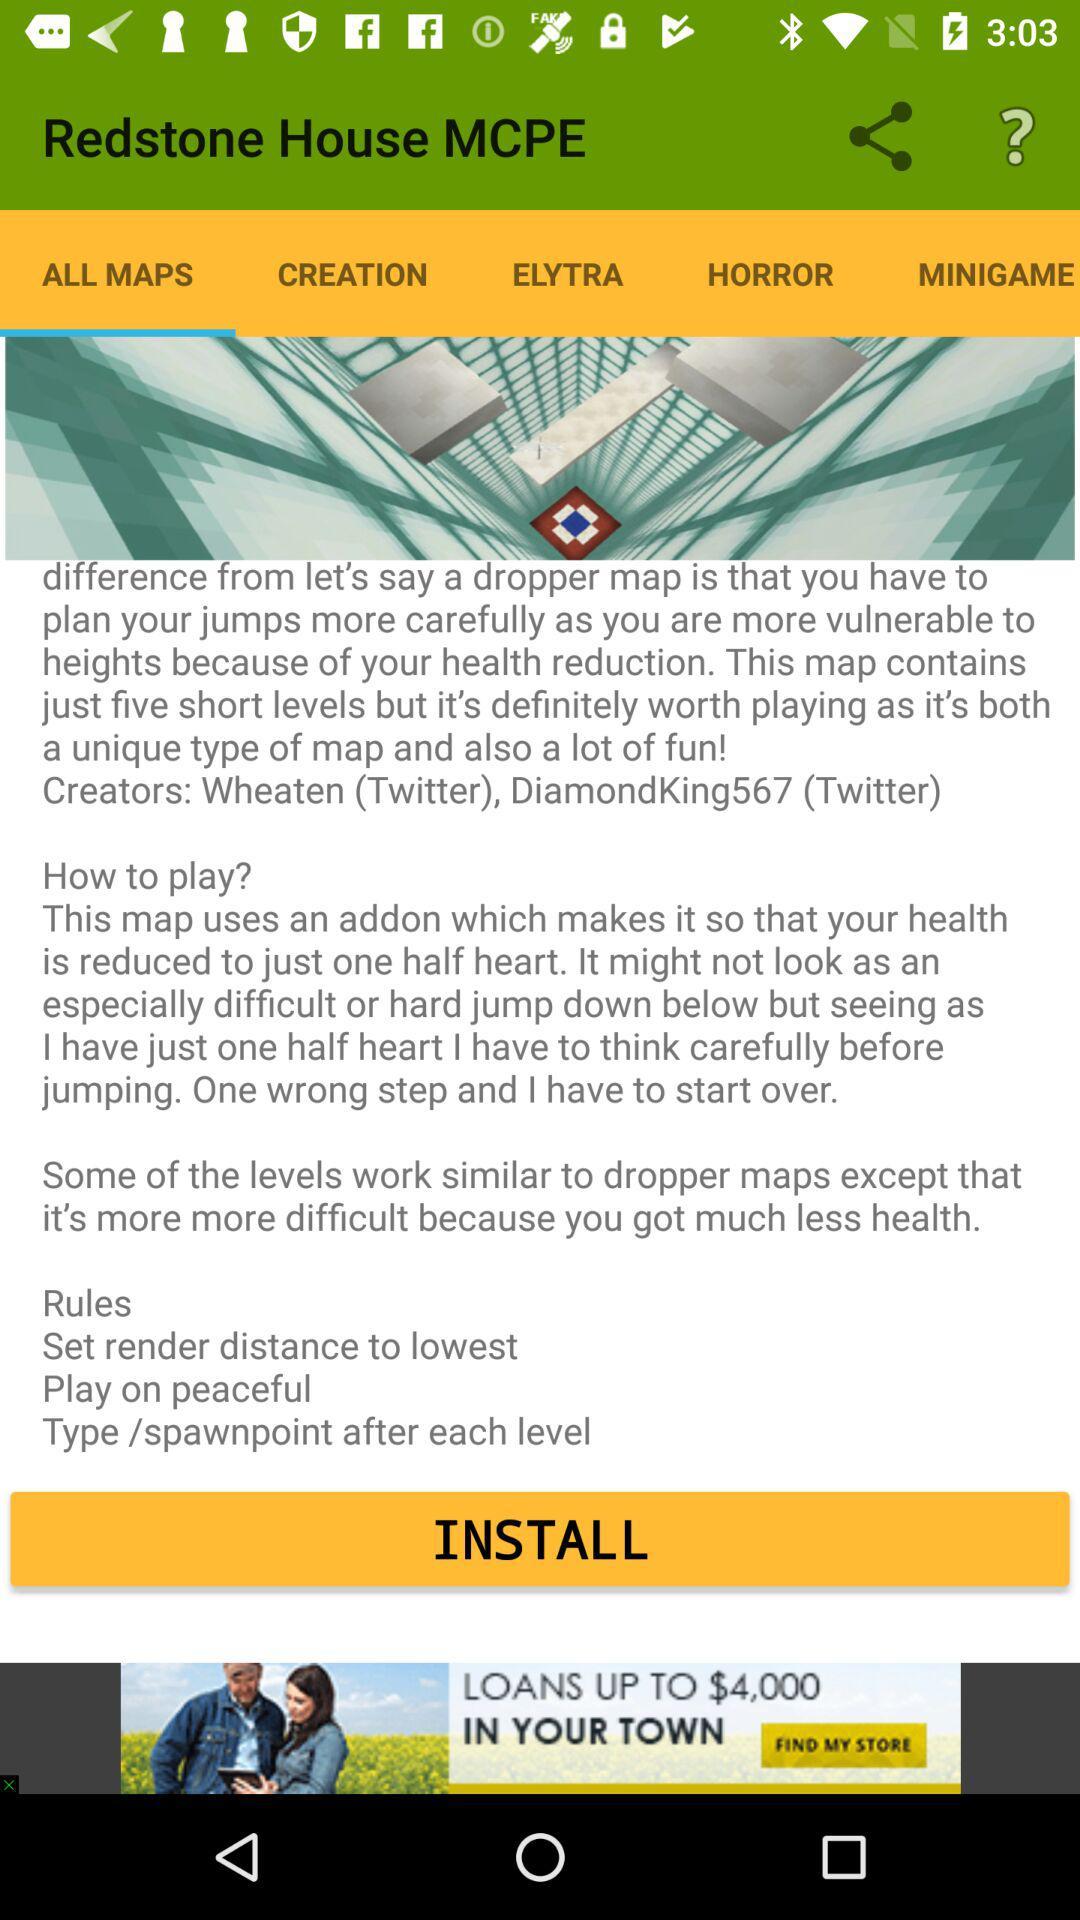 The image size is (1080, 1920). I want to click on icon to the left of horror, so click(567, 272).